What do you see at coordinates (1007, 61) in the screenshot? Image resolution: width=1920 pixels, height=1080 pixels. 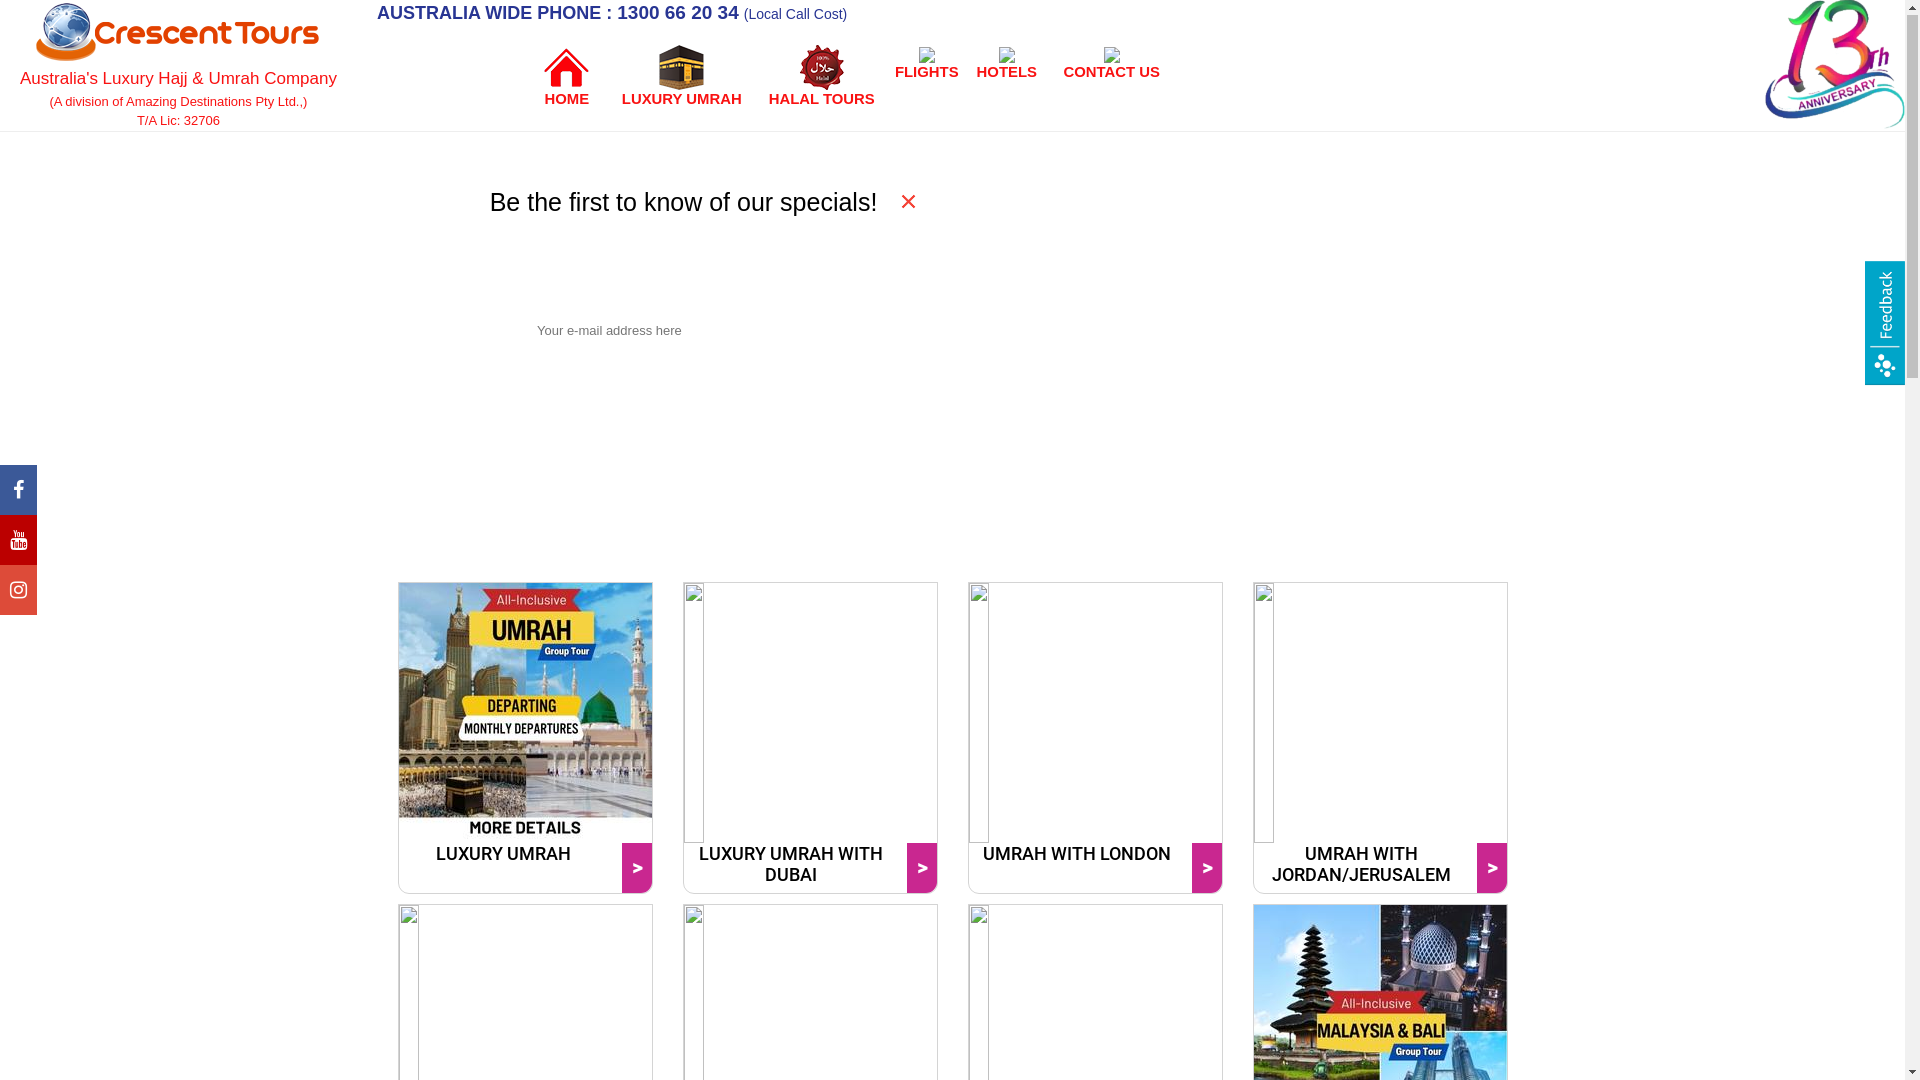 I see `'HOTELS'` at bounding box center [1007, 61].